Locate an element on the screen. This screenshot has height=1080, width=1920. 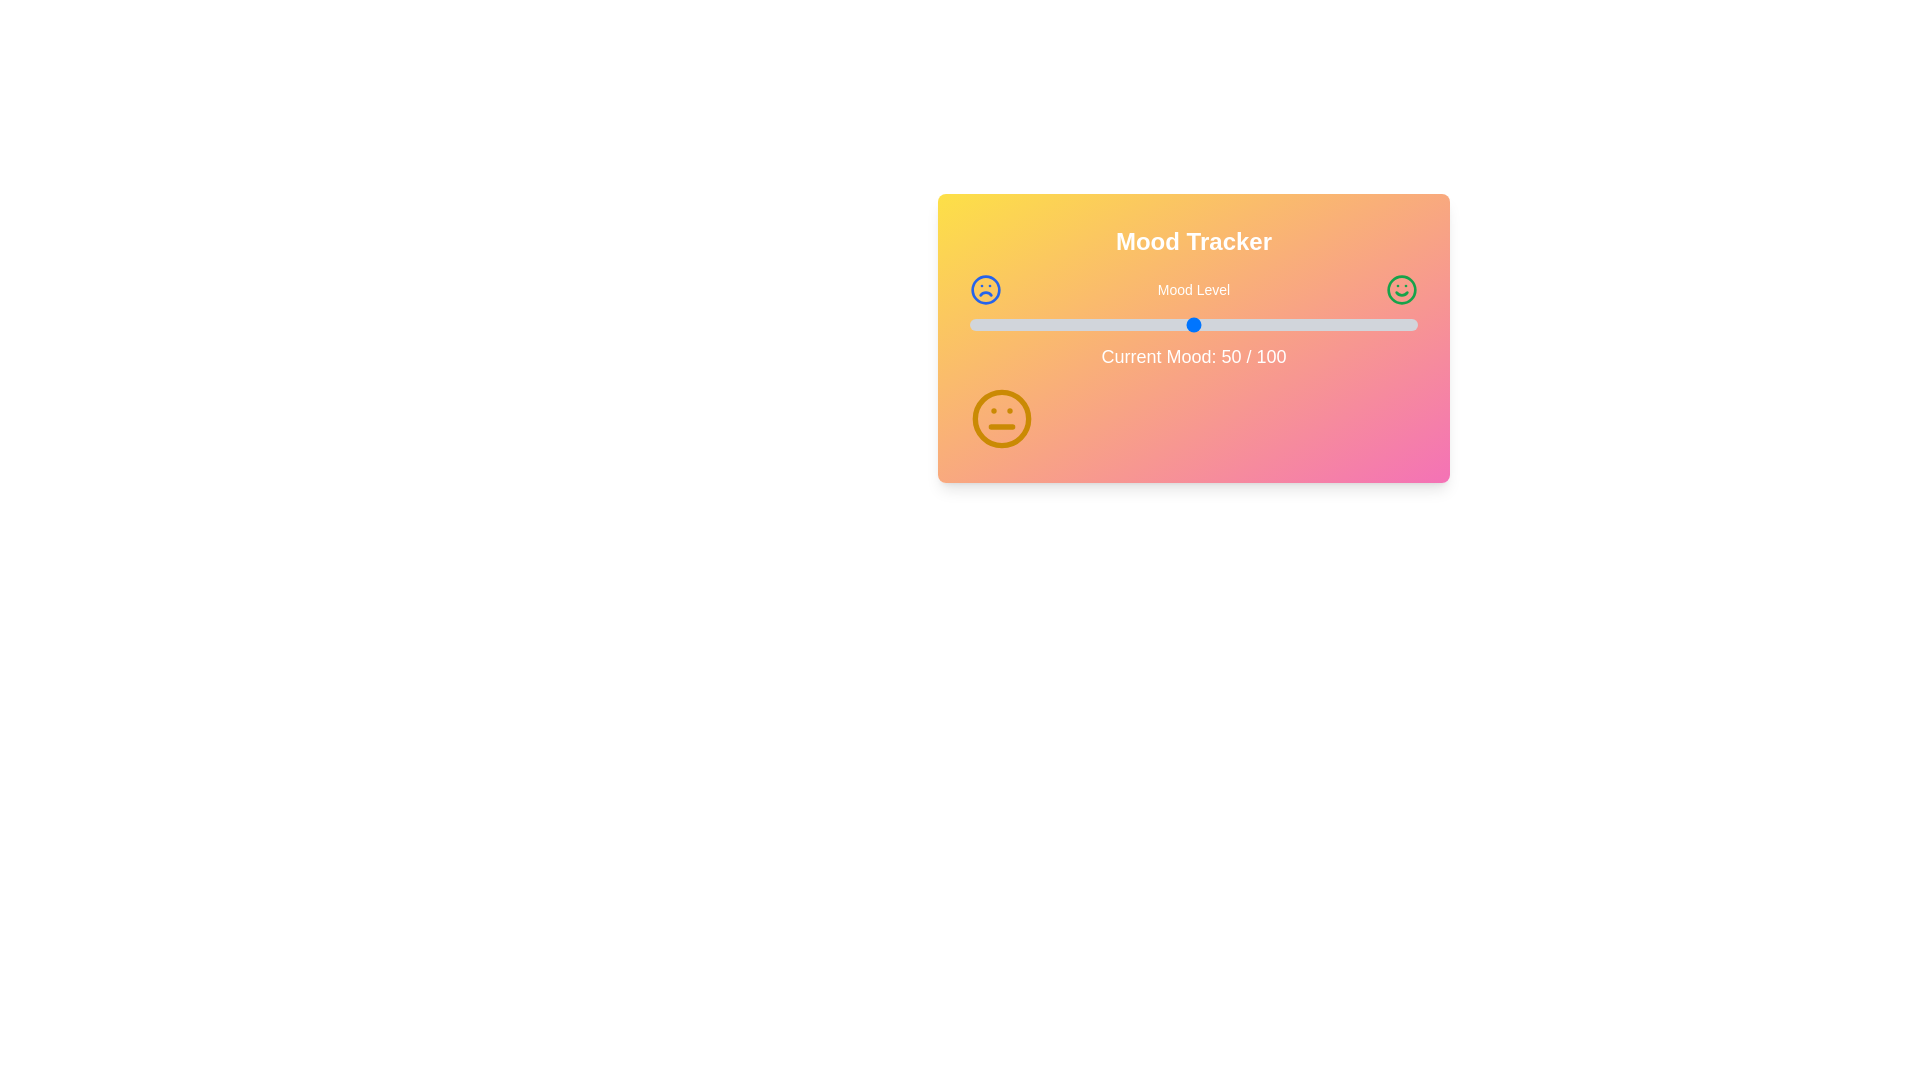
the mood level slider to 94 where mood_level is a percentage between 0 and 100 is located at coordinates (1390, 323).